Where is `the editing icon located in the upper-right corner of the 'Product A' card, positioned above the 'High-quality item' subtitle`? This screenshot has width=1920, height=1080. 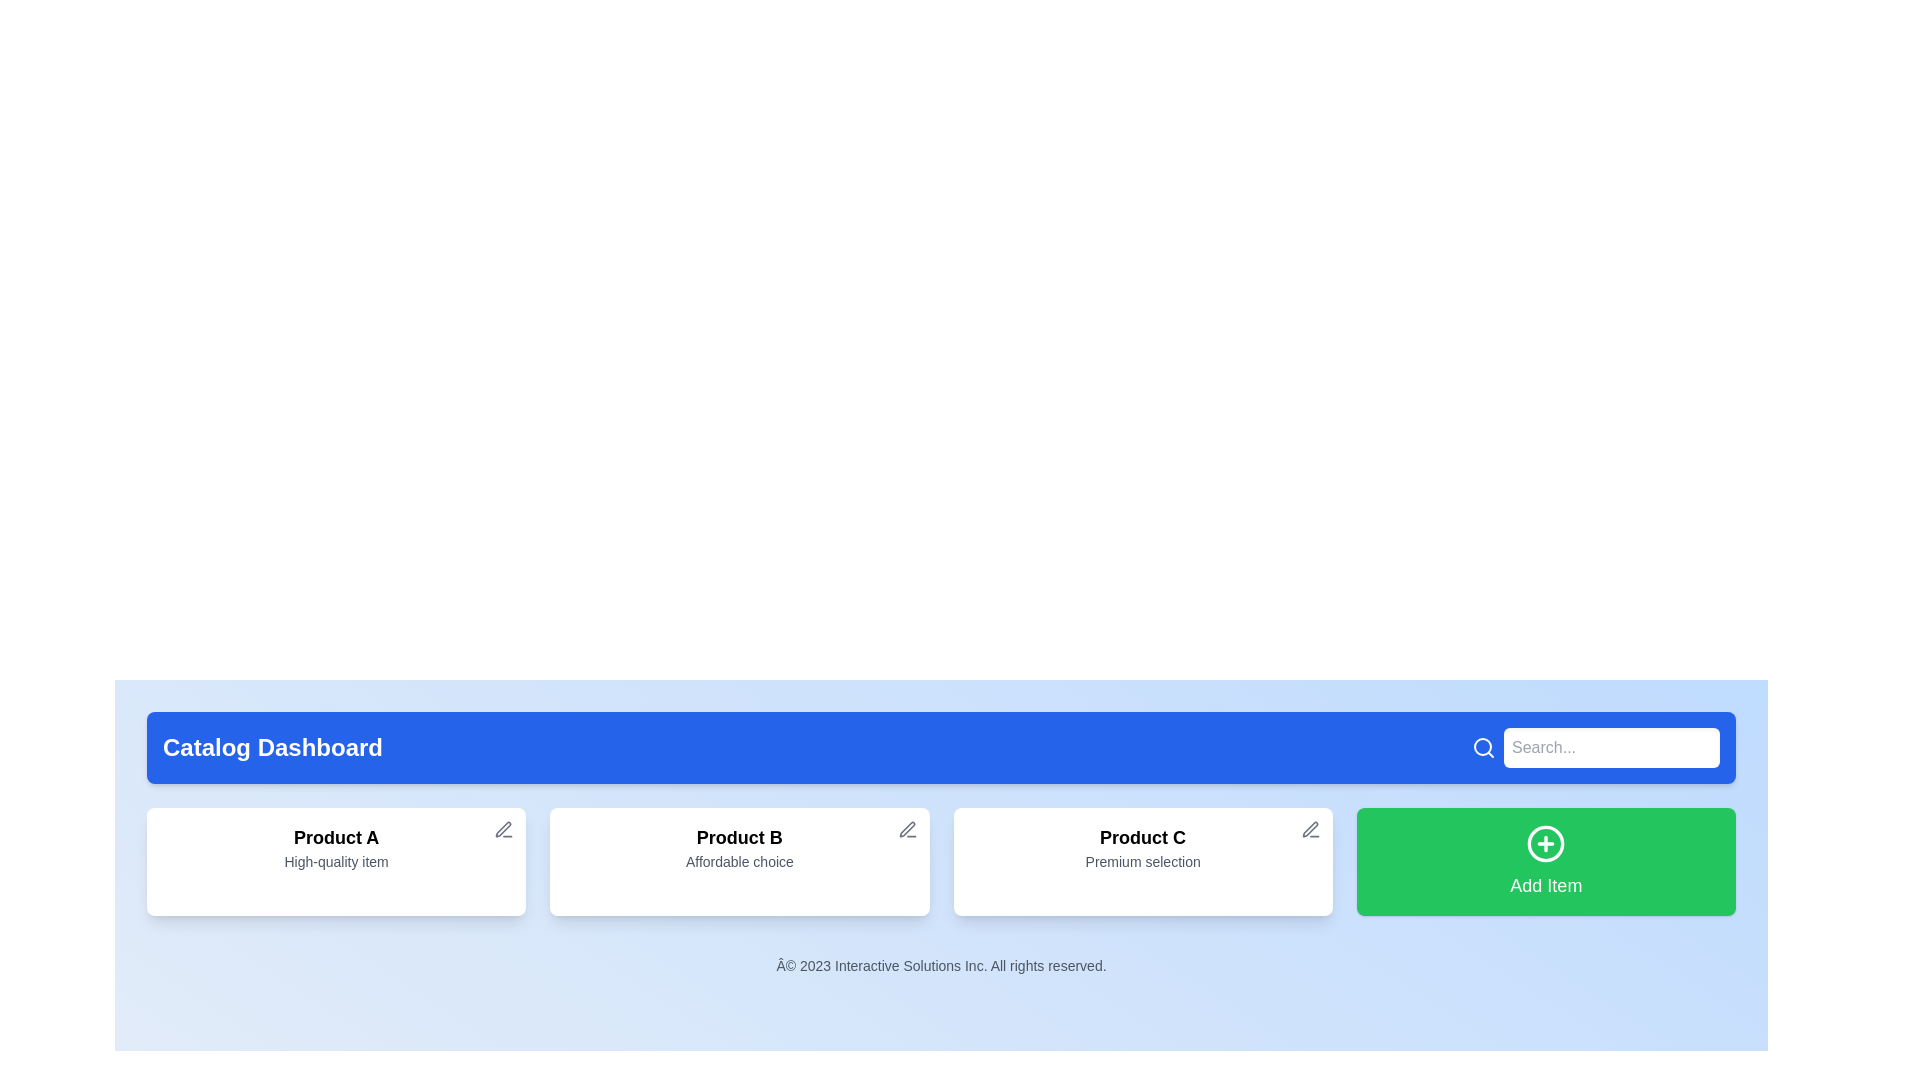
the editing icon located in the upper-right corner of the 'Product A' card, positioned above the 'High-quality item' subtitle is located at coordinates (504, 829).